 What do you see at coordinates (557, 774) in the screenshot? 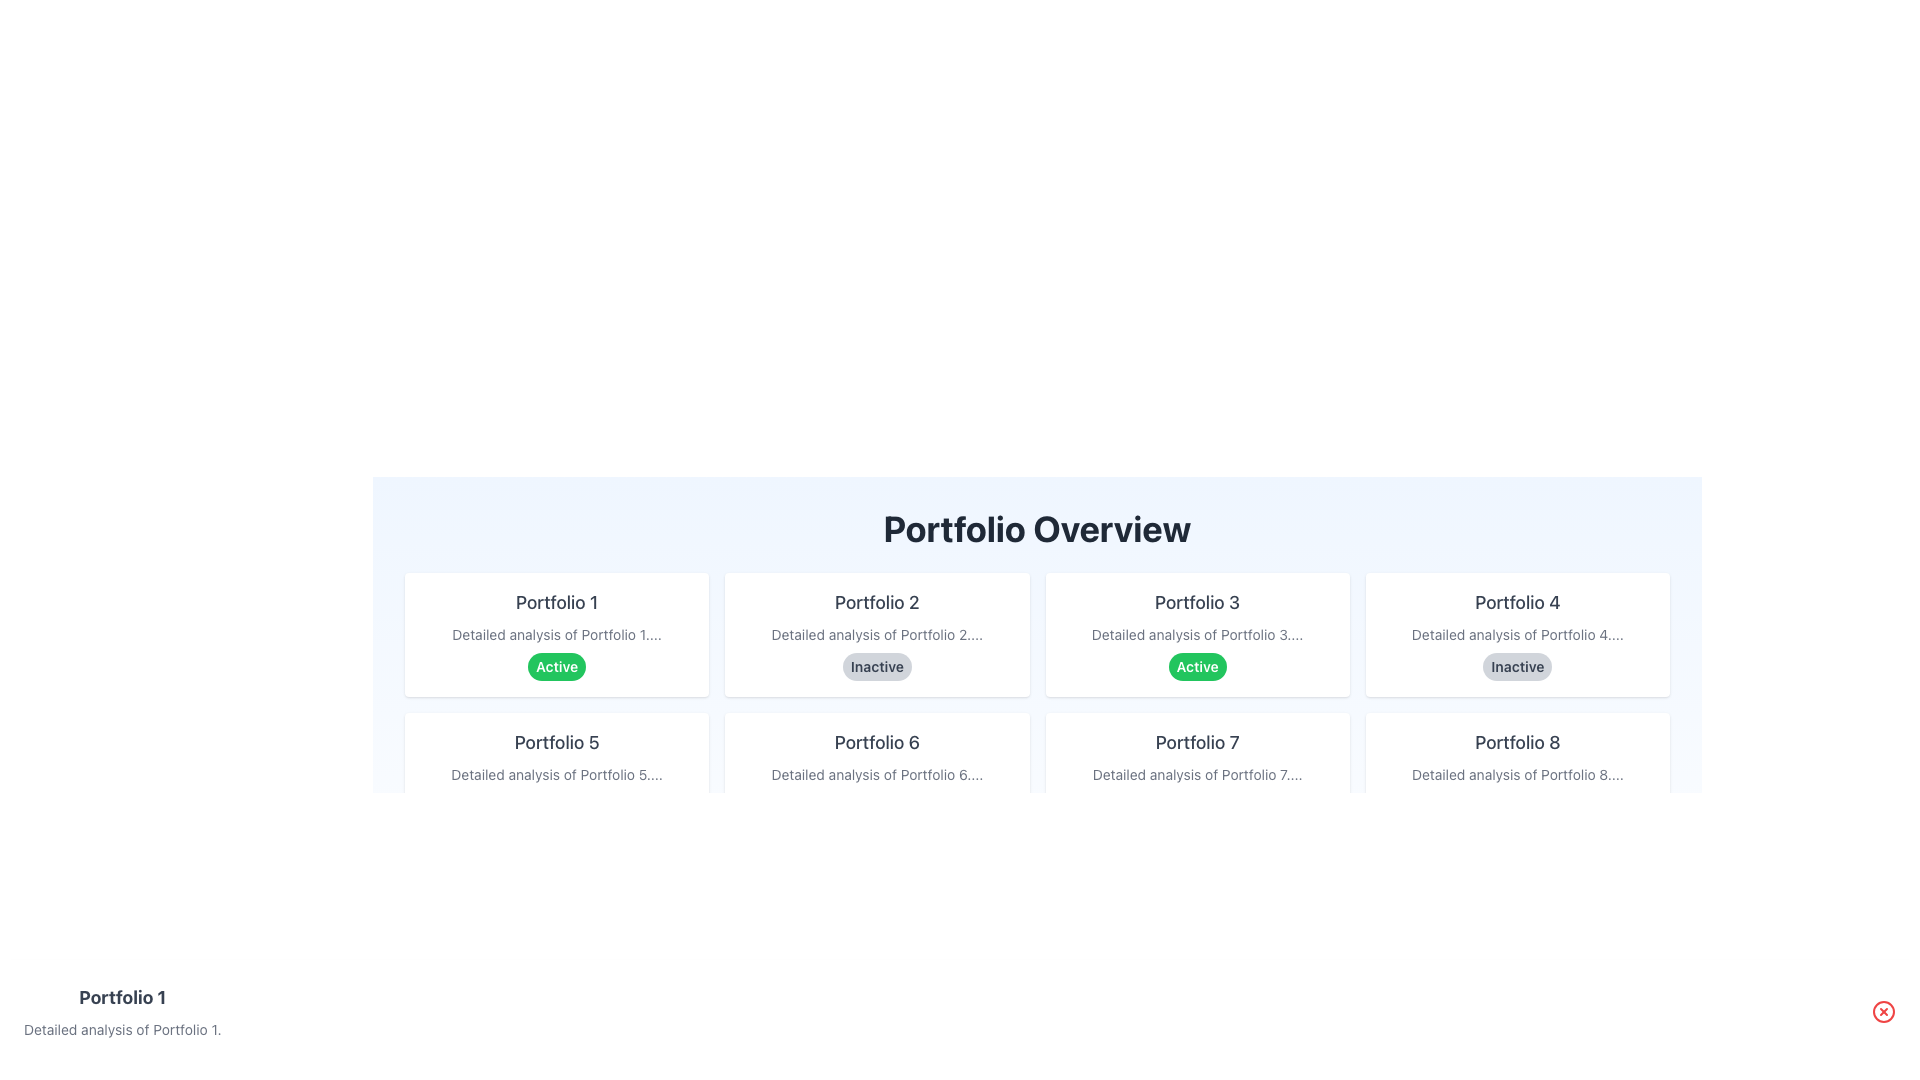
I see `the static text label that provides a brief description related to 'Portfolio 5', located below the title and above the status badge 'Active'` at bounding box center [557, 774].